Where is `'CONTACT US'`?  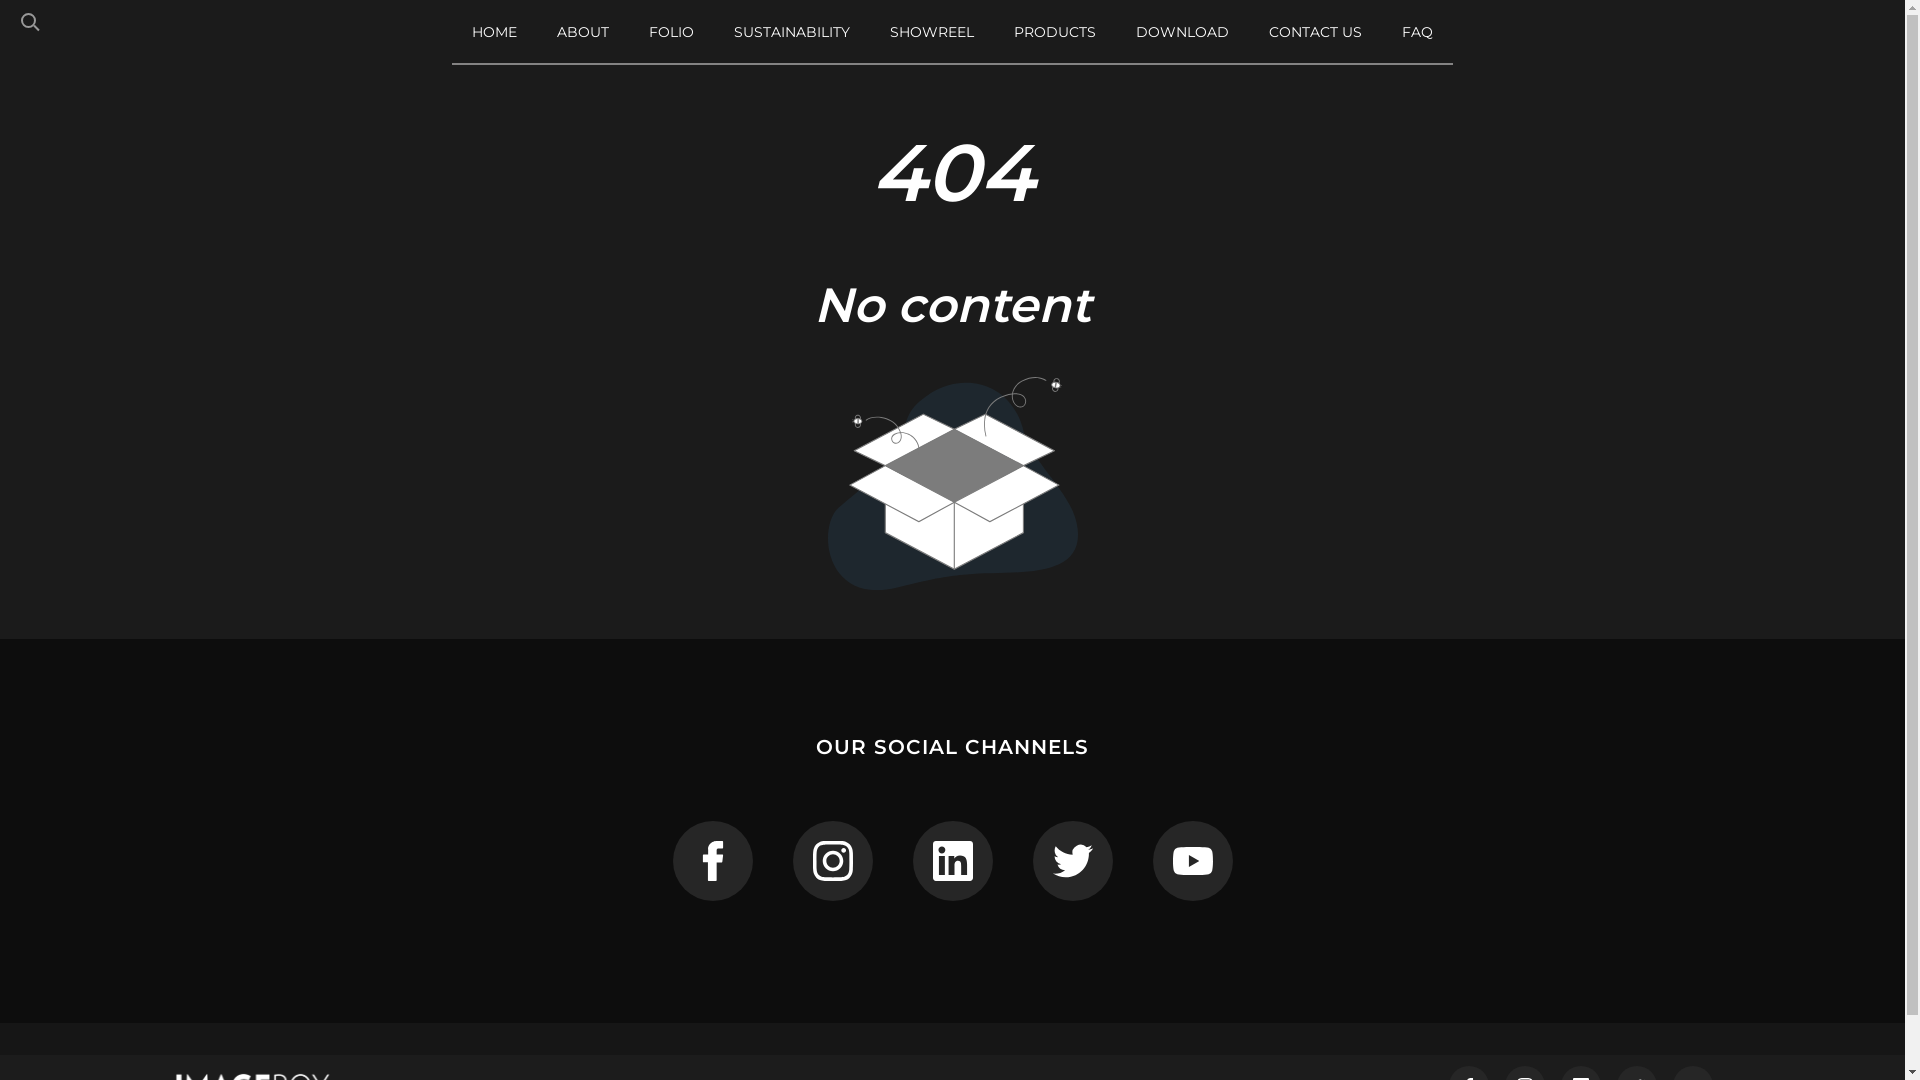
'CONTACT US' is located at coordinates (1315, 32).